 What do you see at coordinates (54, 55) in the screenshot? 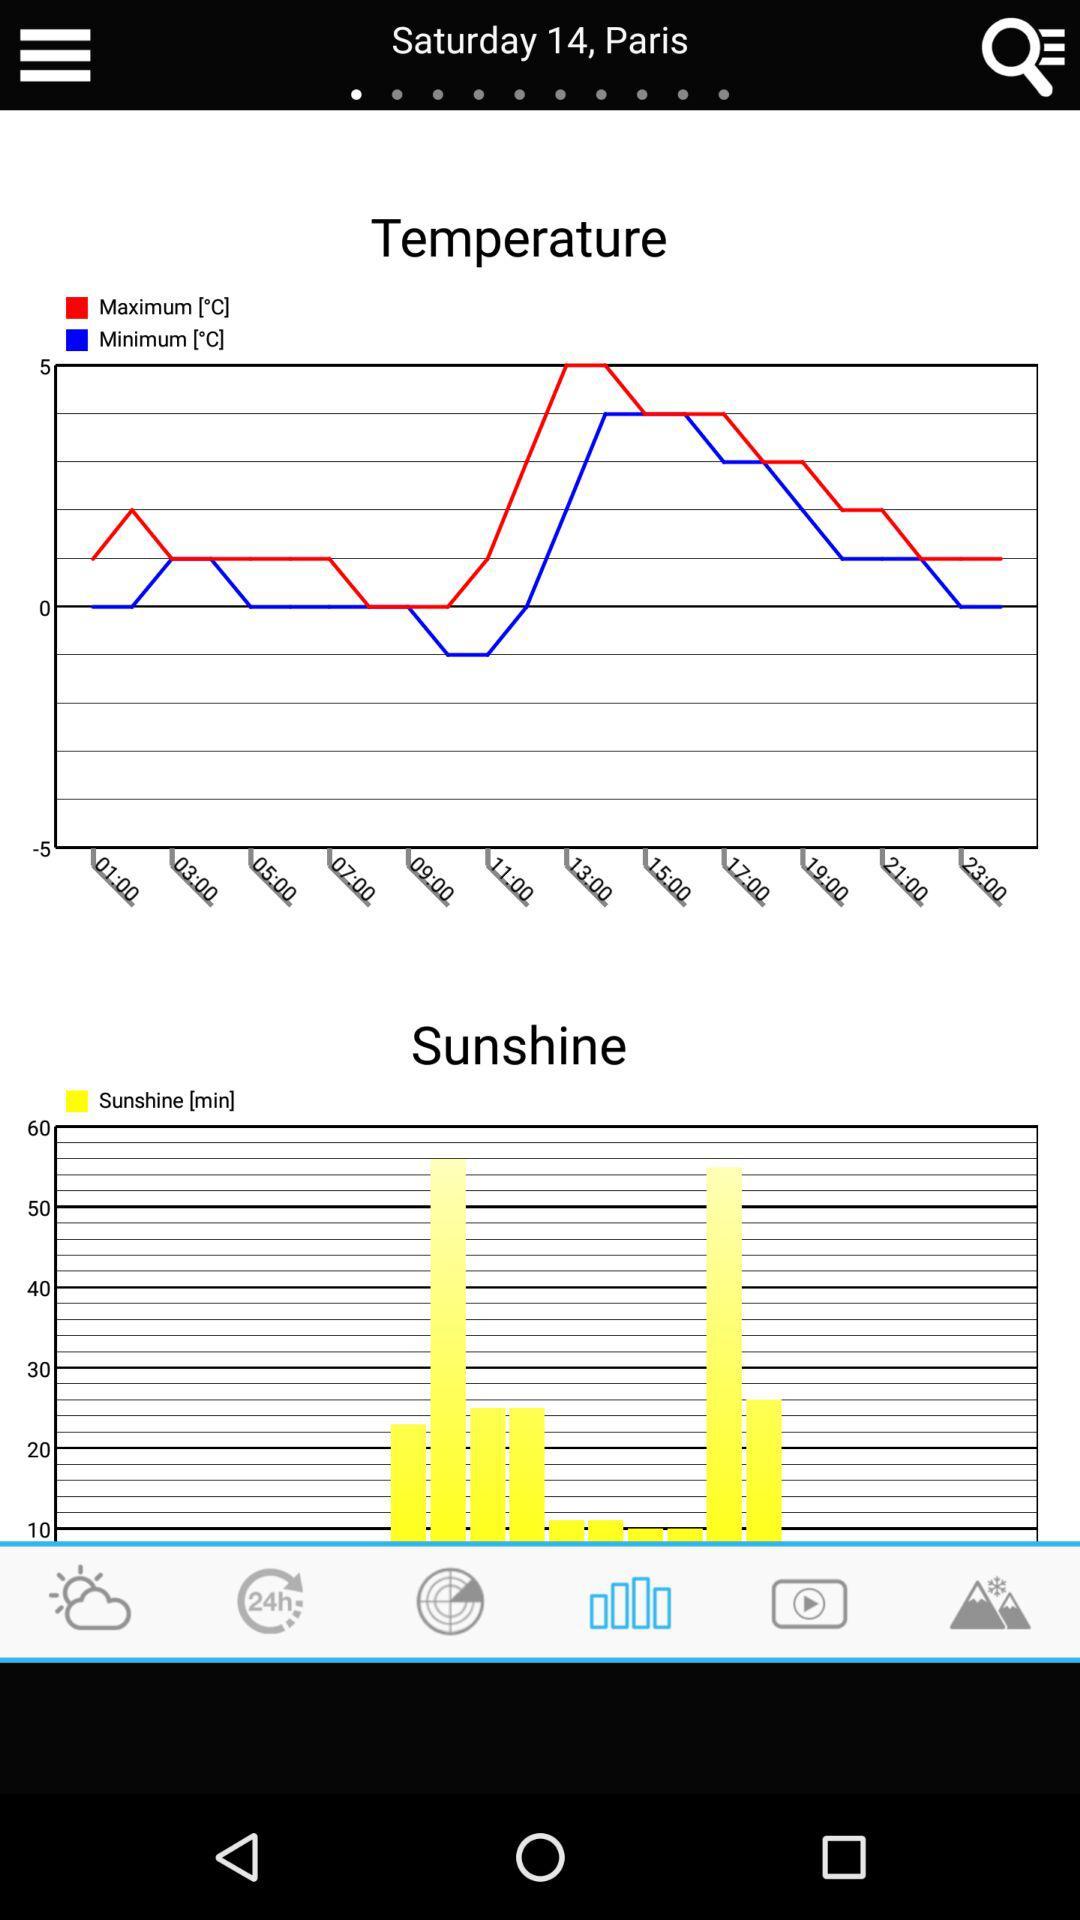
I see `open menu` at bounding box center [54, 55].